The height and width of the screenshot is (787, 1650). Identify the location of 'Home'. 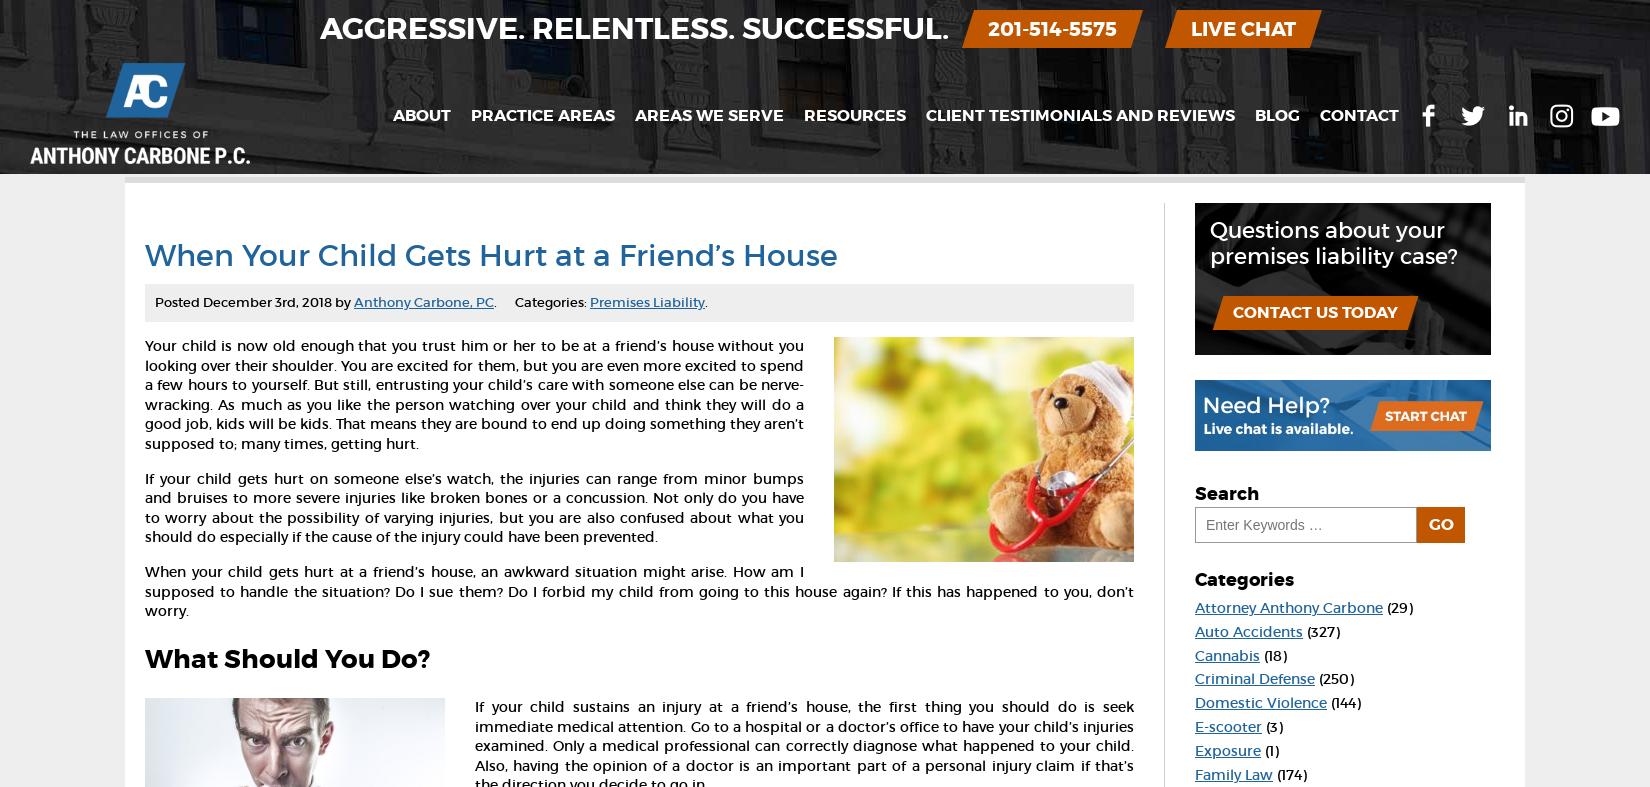
(163, 147).